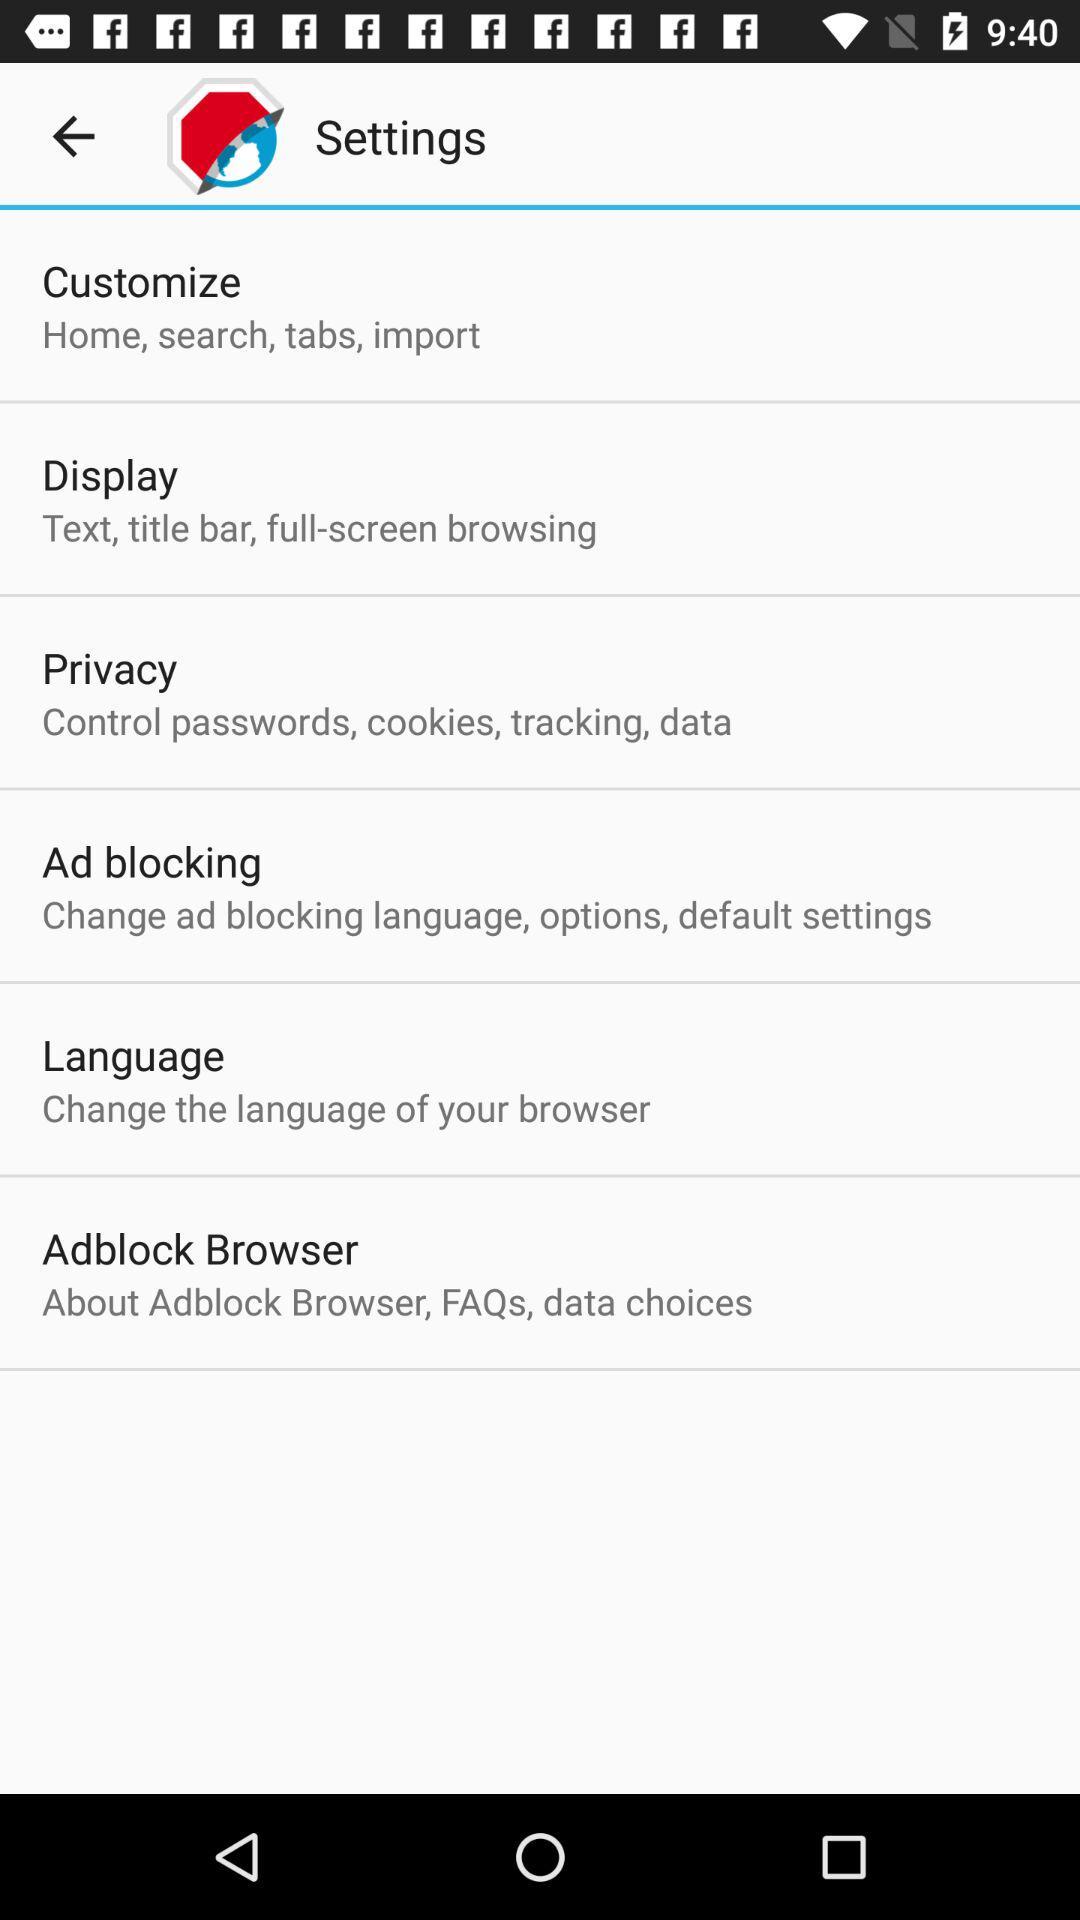 This screenshot has width=1080, height=1920. Describe the element at coordinates (110, 473) in the screenshot. I see `the app below the home search tabs icon` at that location.